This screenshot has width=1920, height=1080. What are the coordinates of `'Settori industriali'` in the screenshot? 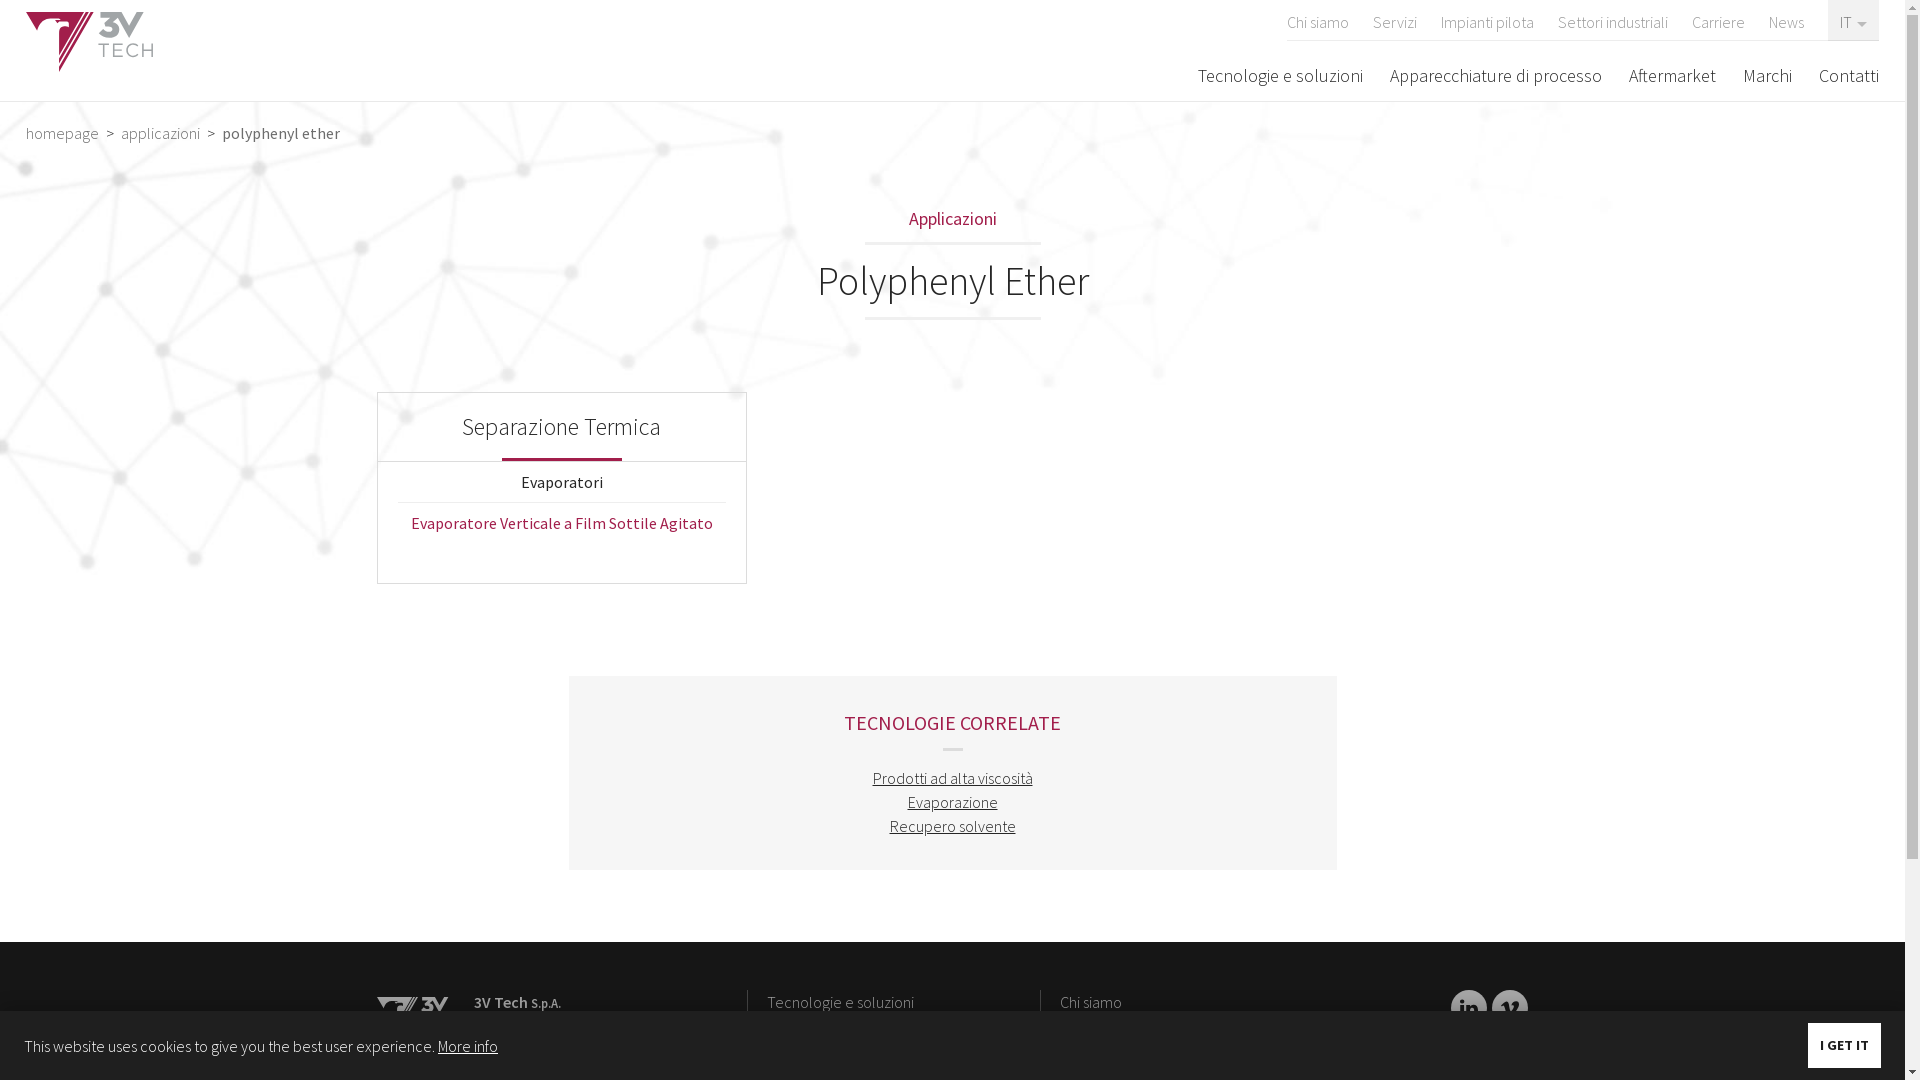 It's located at (1612, 19).